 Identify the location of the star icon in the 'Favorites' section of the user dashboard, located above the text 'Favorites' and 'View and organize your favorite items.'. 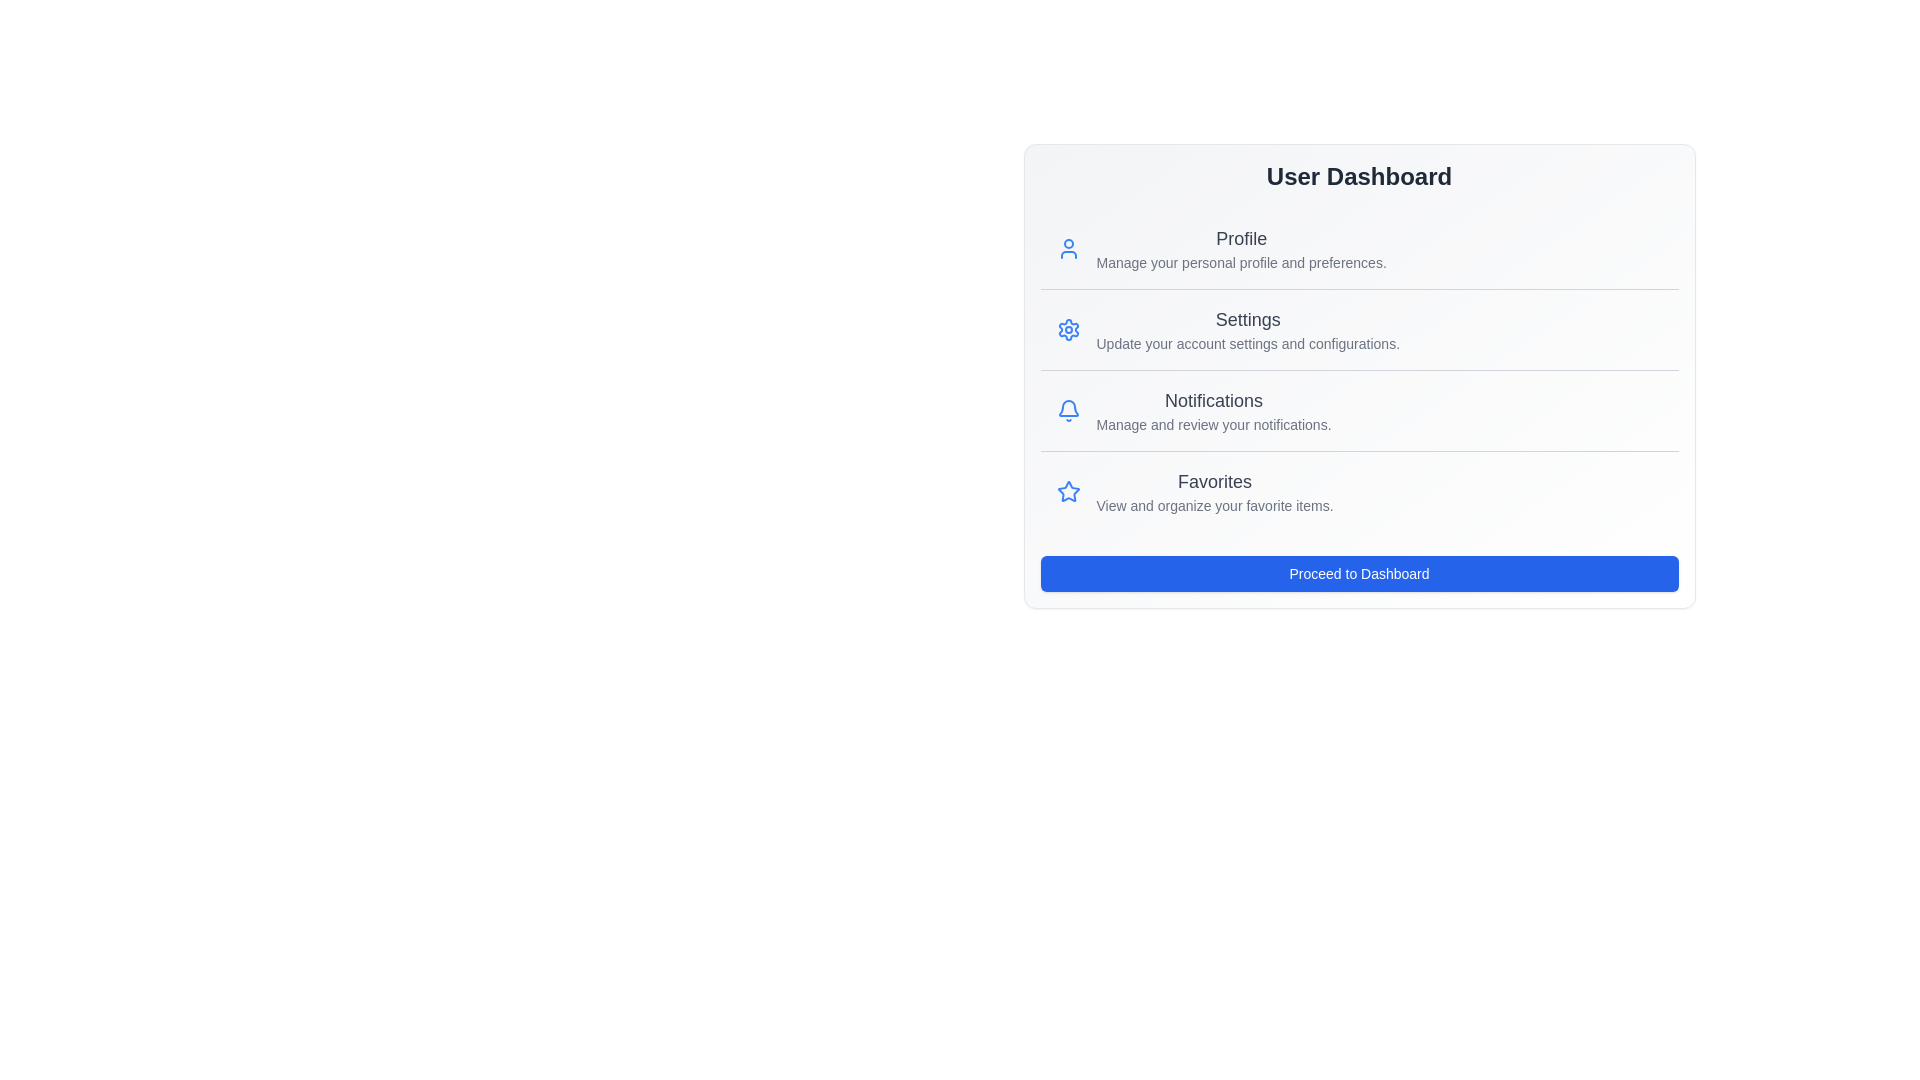
(1067, 492).